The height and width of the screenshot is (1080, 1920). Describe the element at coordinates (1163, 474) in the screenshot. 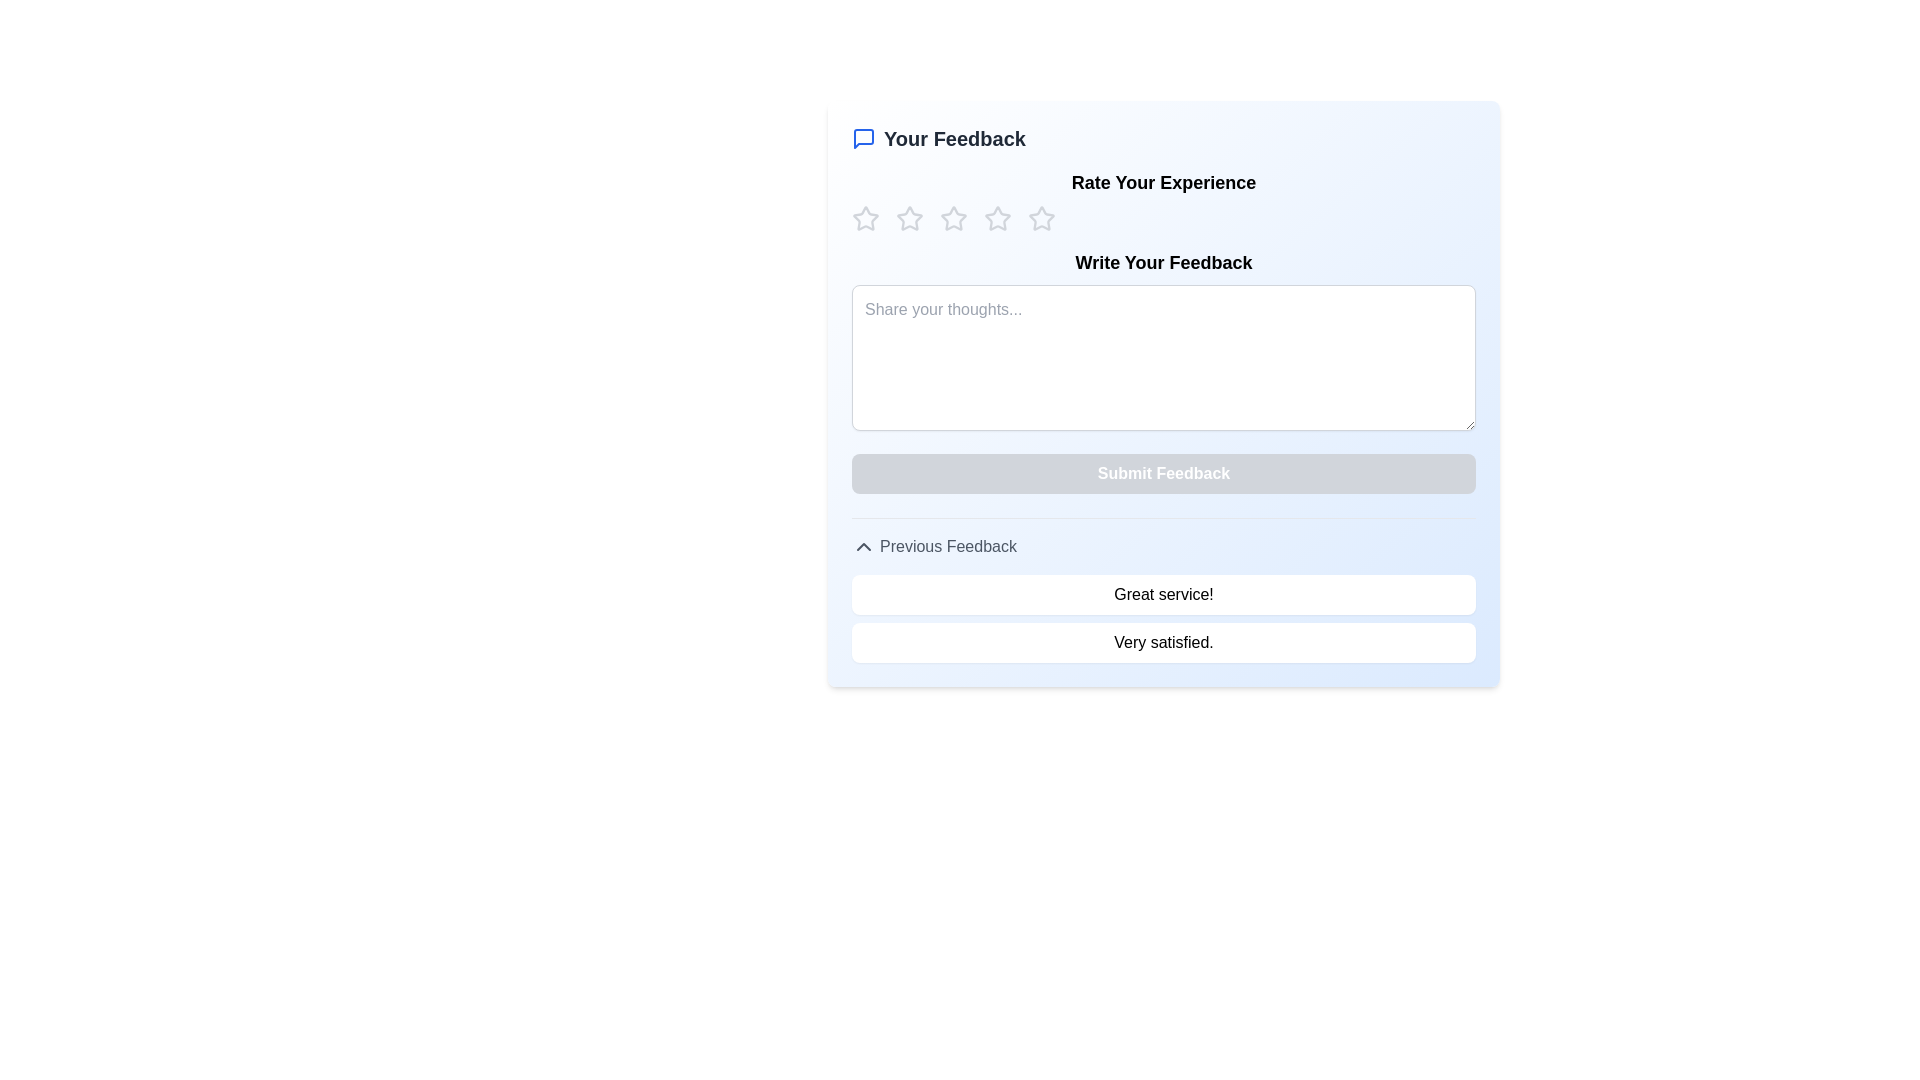

I see `the disabled 'Submit Feedback' button with a light gray background and white text, located below the 'Write Your Feedback' text input field` at that location.